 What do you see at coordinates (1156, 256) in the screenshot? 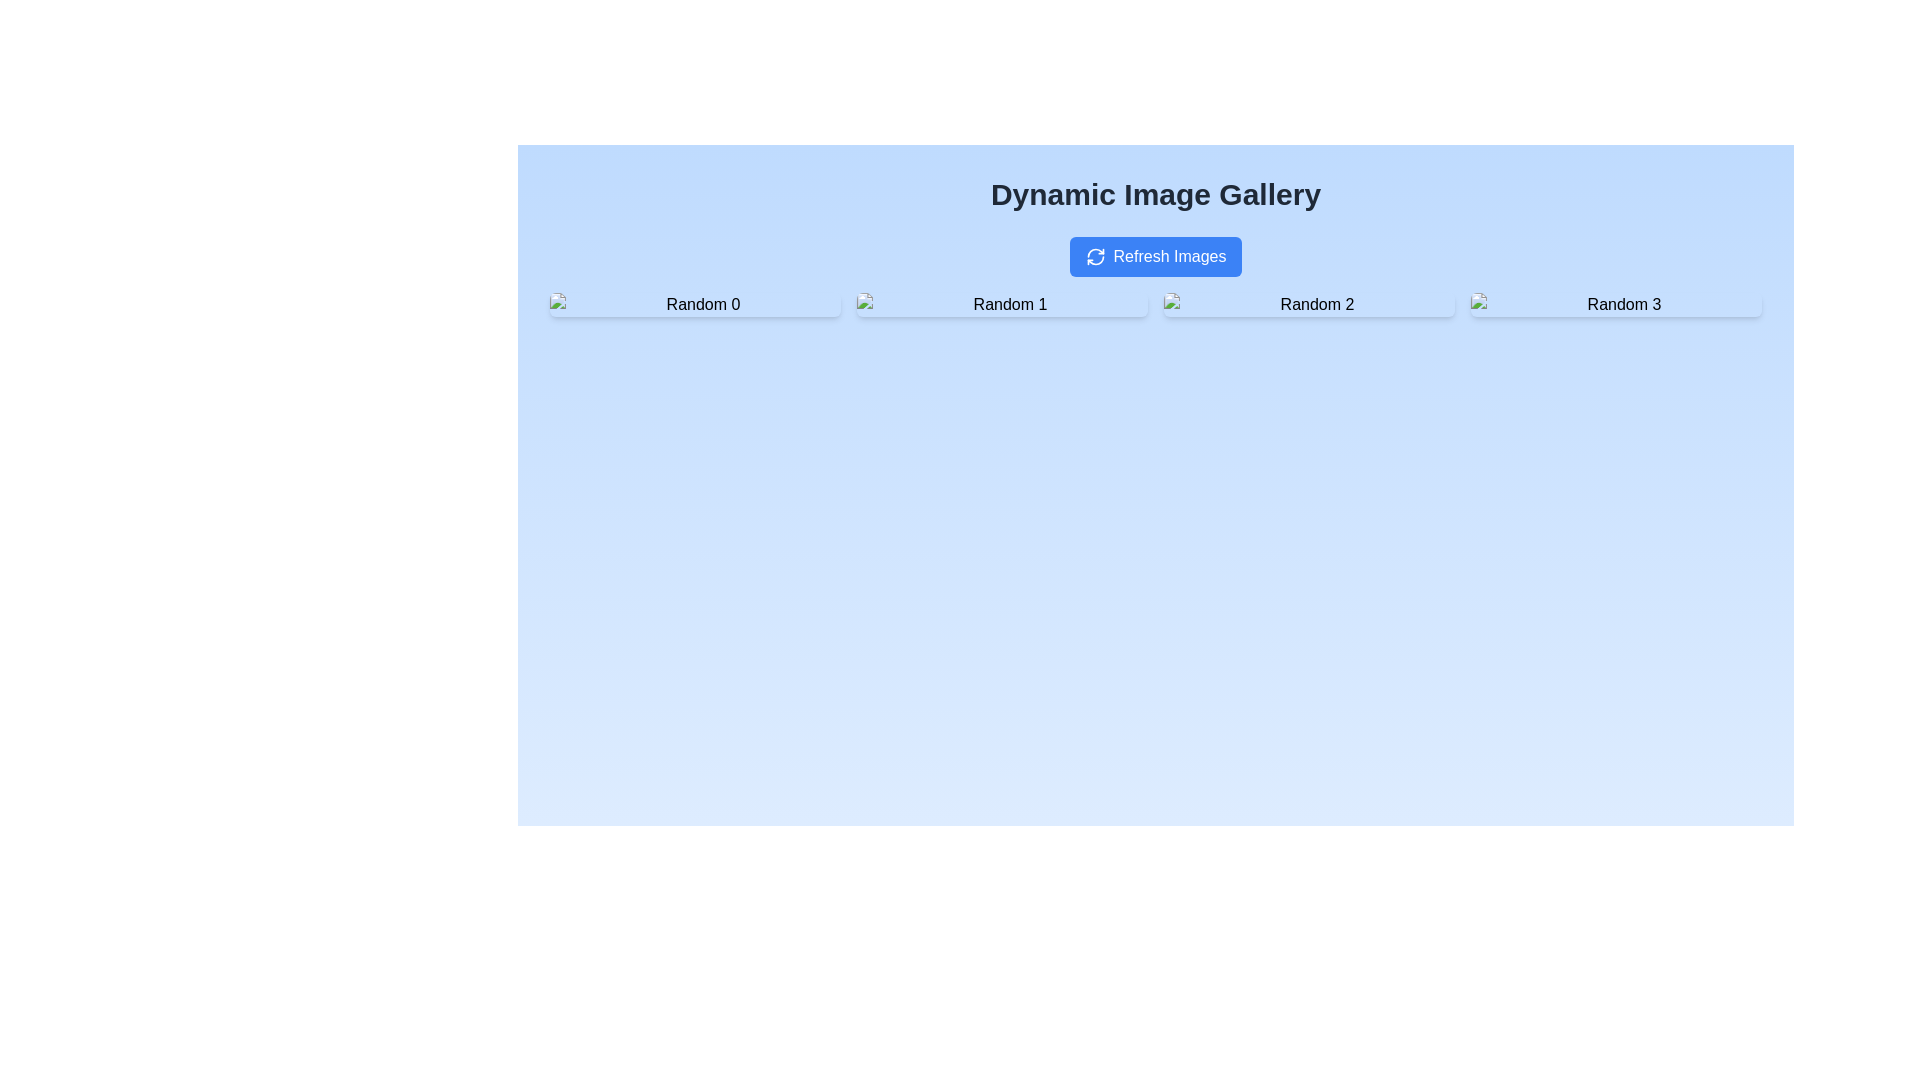
I see `the button with a blue background that refreshes the displayed images in the gallery` at bounding box center [1156, 256].